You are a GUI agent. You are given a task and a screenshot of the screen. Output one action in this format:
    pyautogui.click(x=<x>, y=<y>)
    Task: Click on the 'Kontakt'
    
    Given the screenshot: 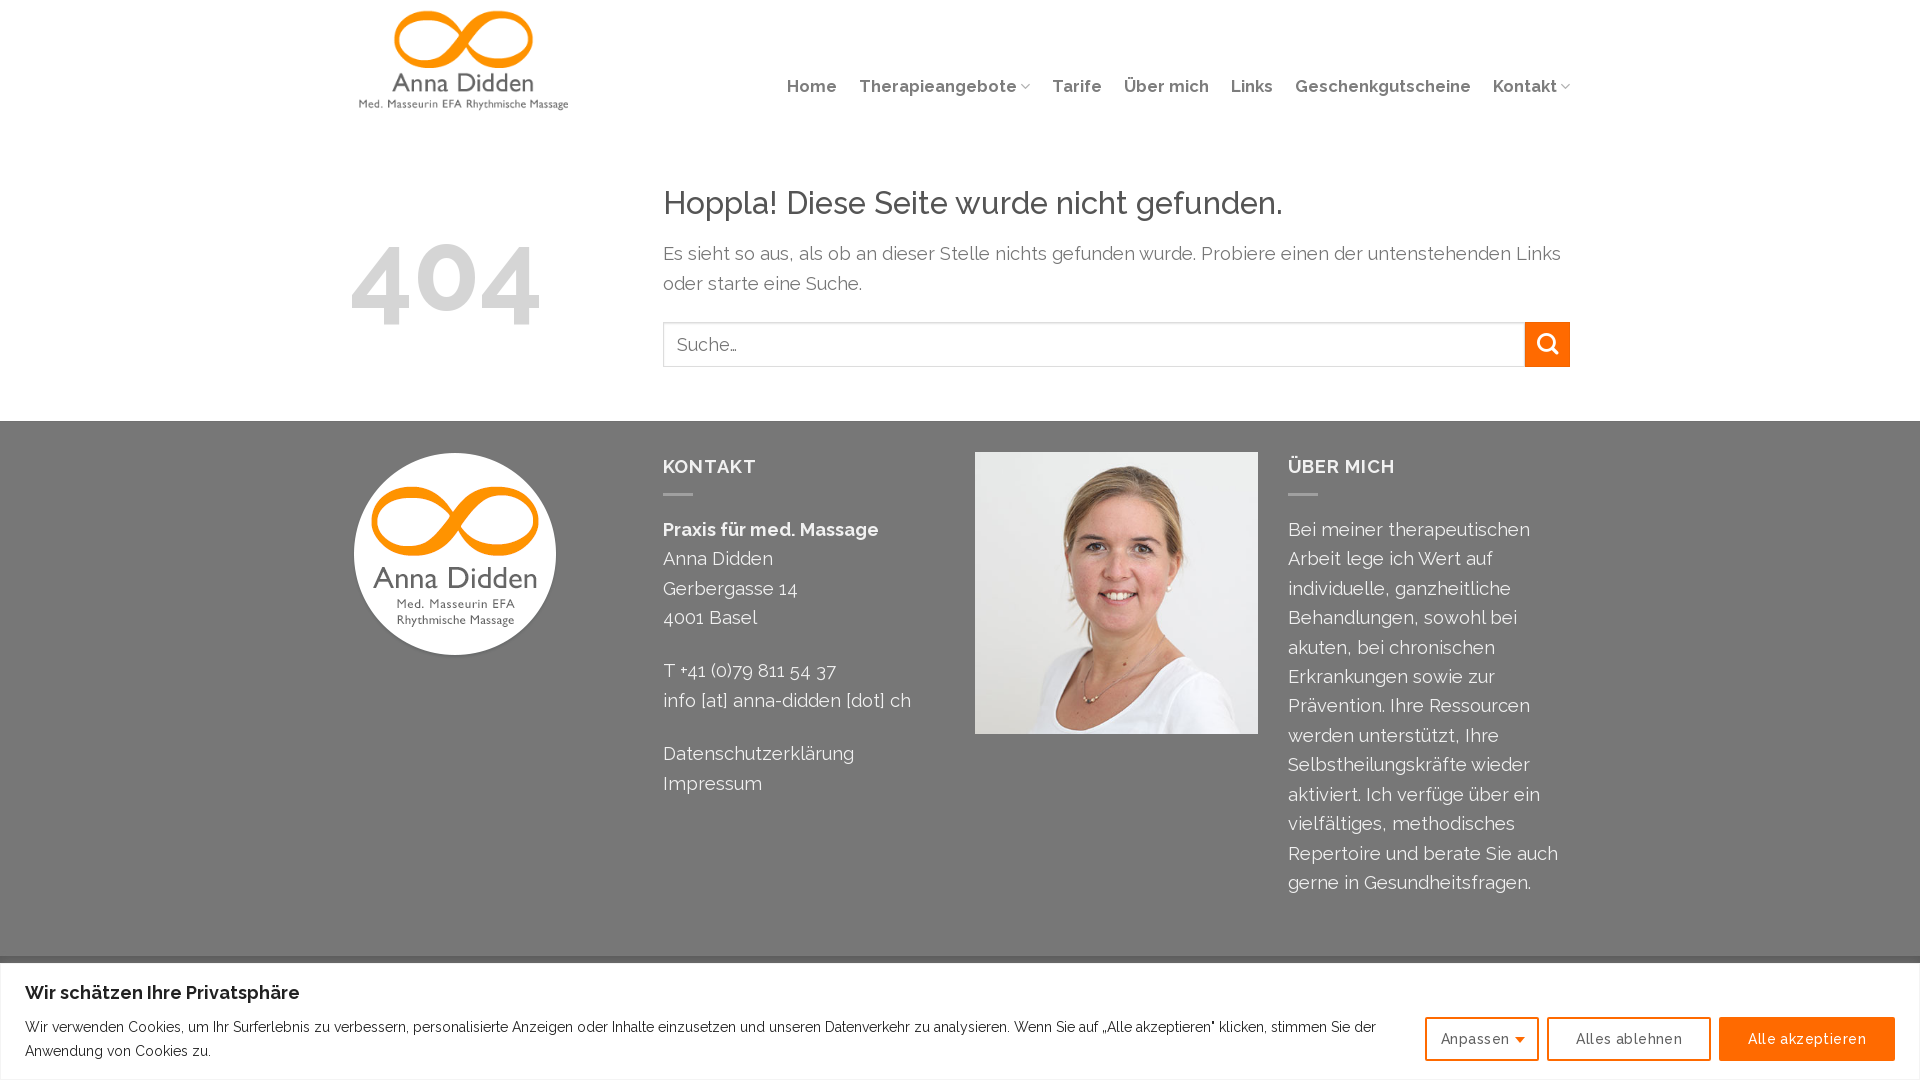 What is the action you would take?
    pyautogui.click(x=1530, y=85)
    